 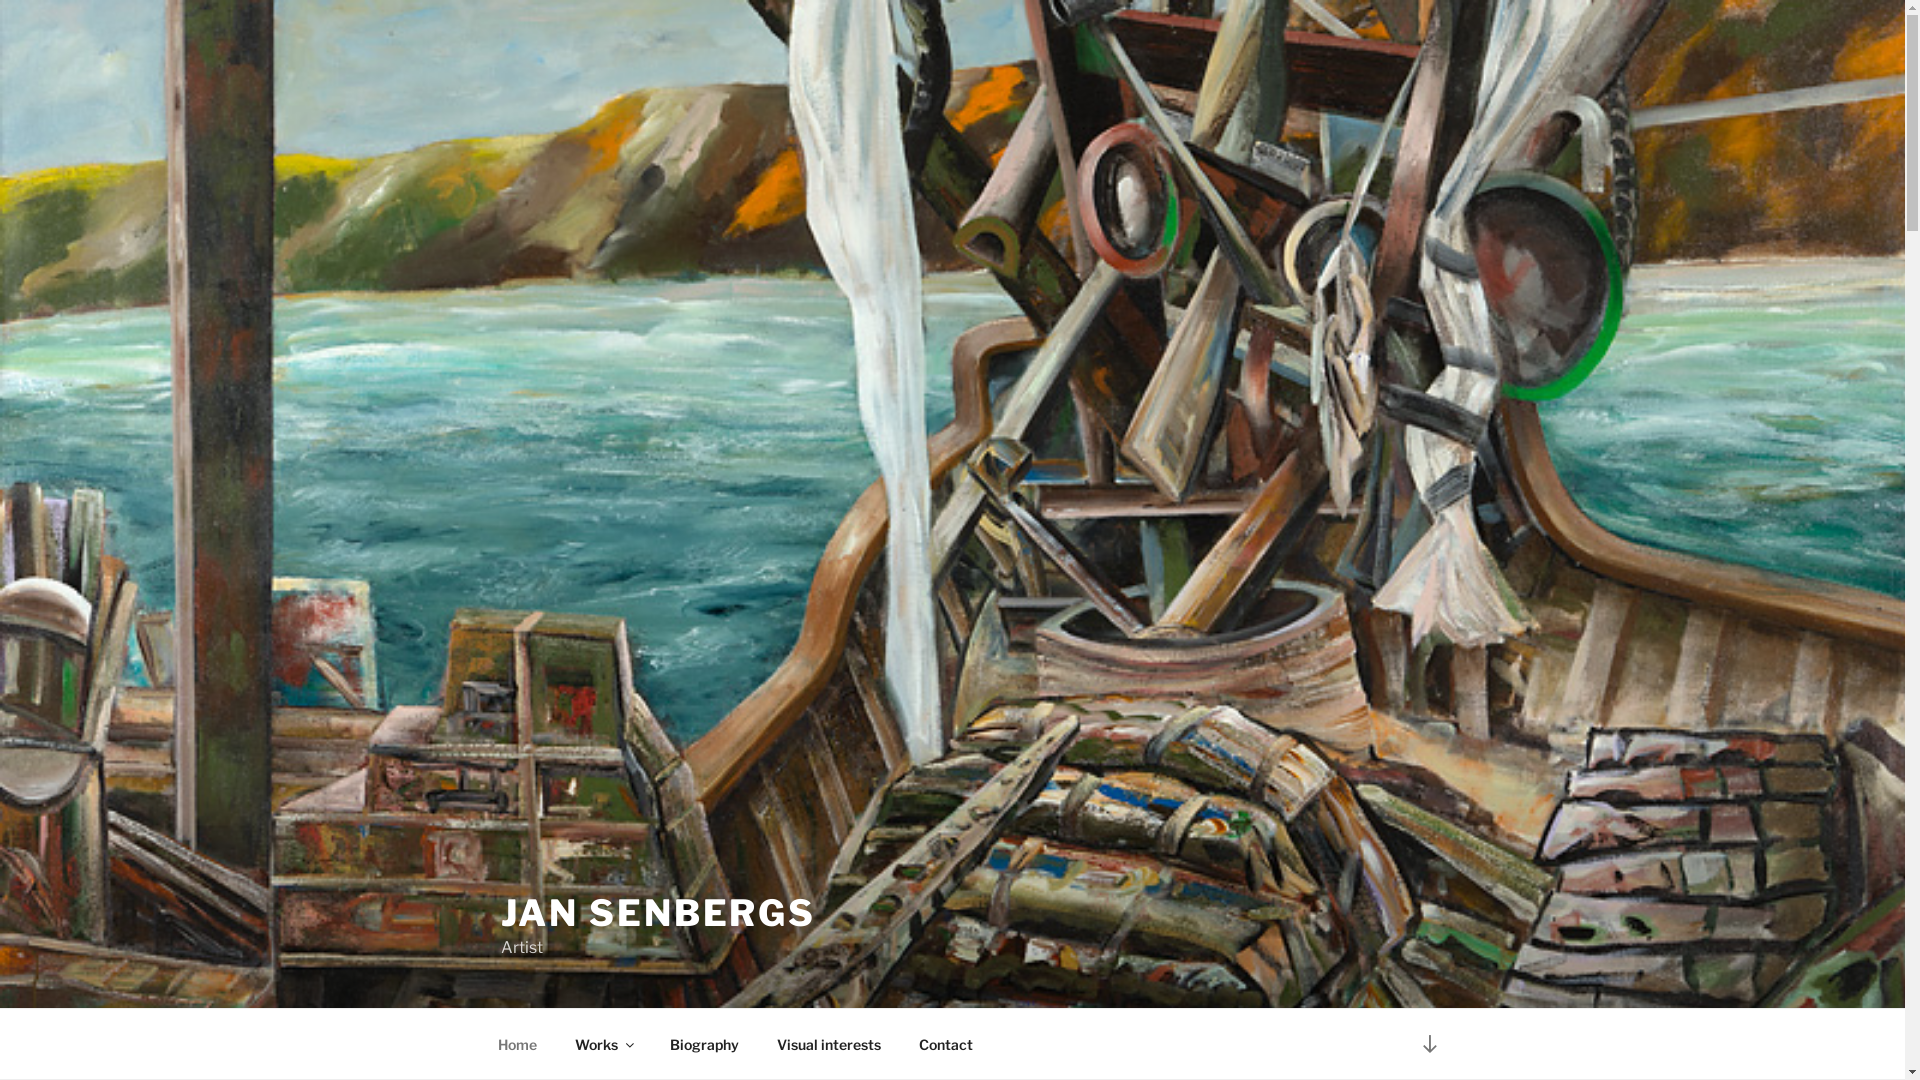 I want to click on 'Scroll down to content', so click(x=1428, y=1042).